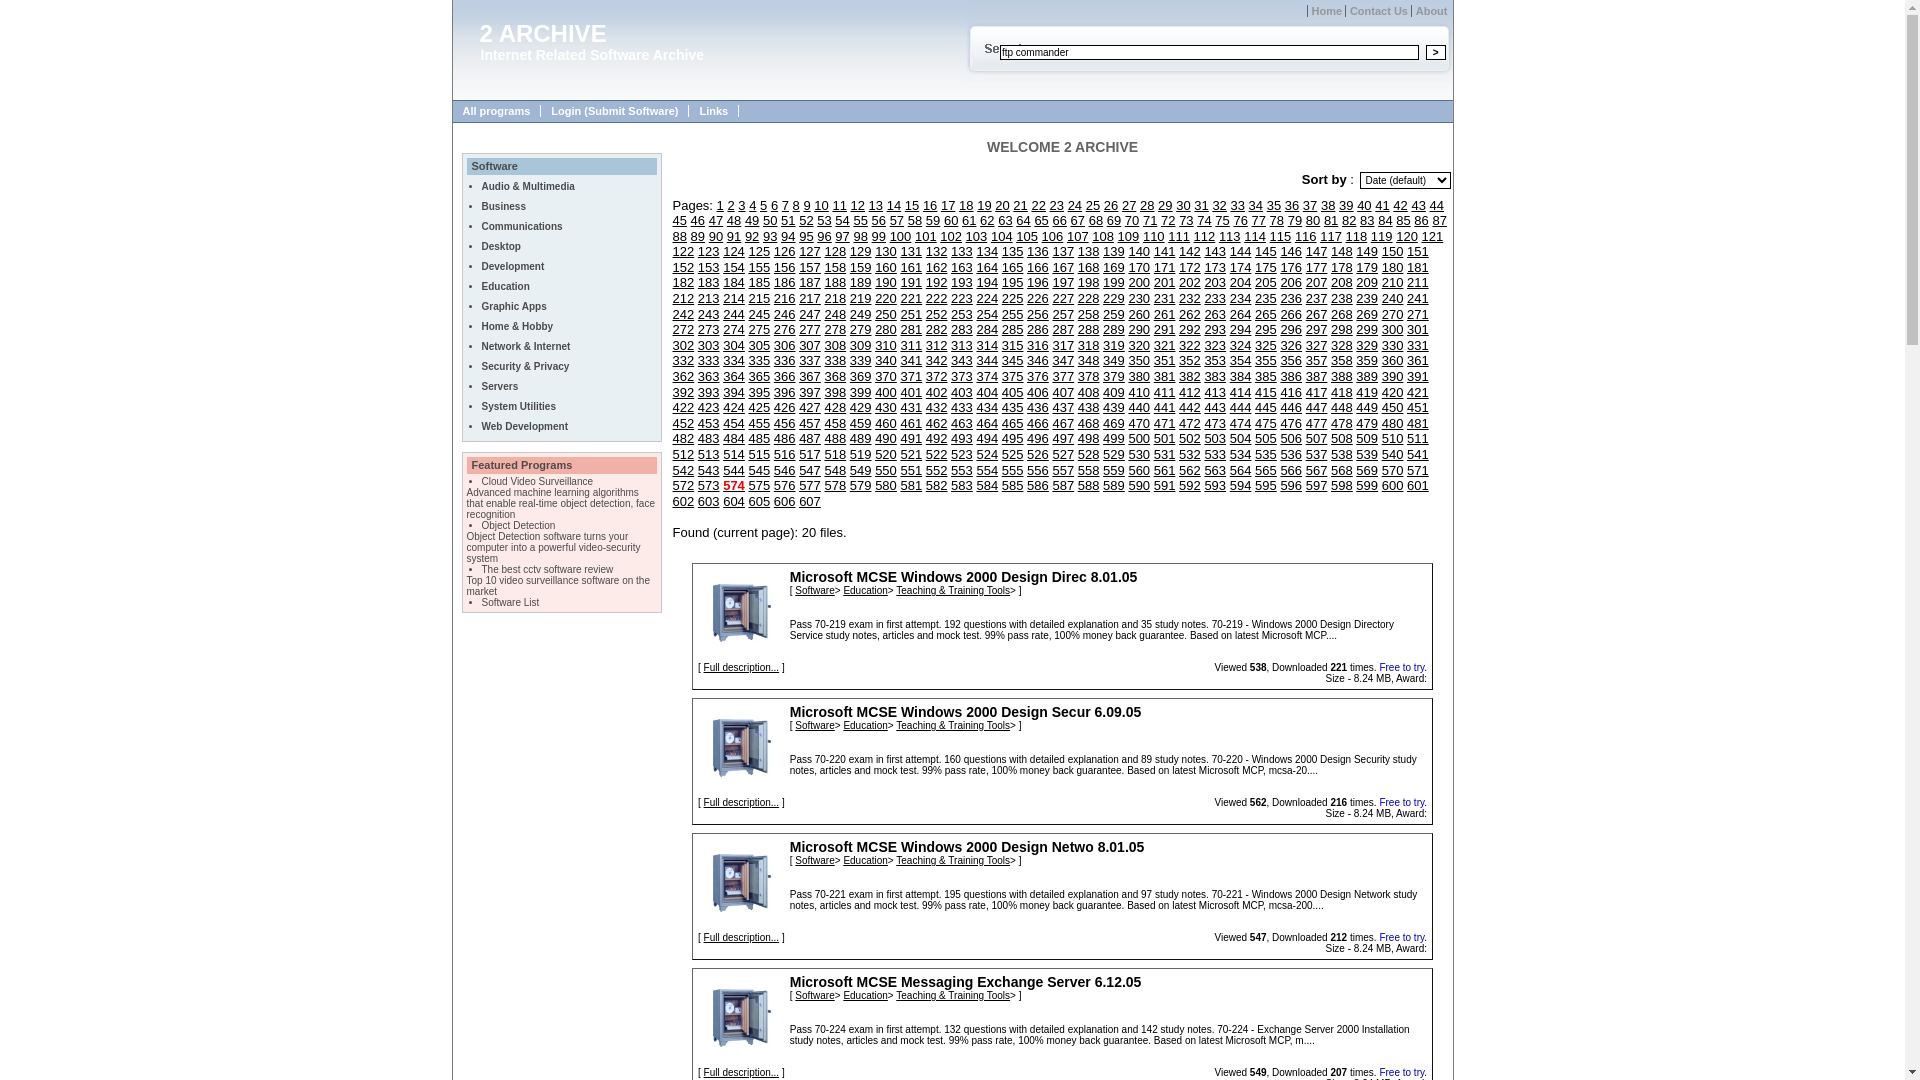 The height and width of the screenshot is (1080, 1920). I want to click on '427', so click(810, 406).